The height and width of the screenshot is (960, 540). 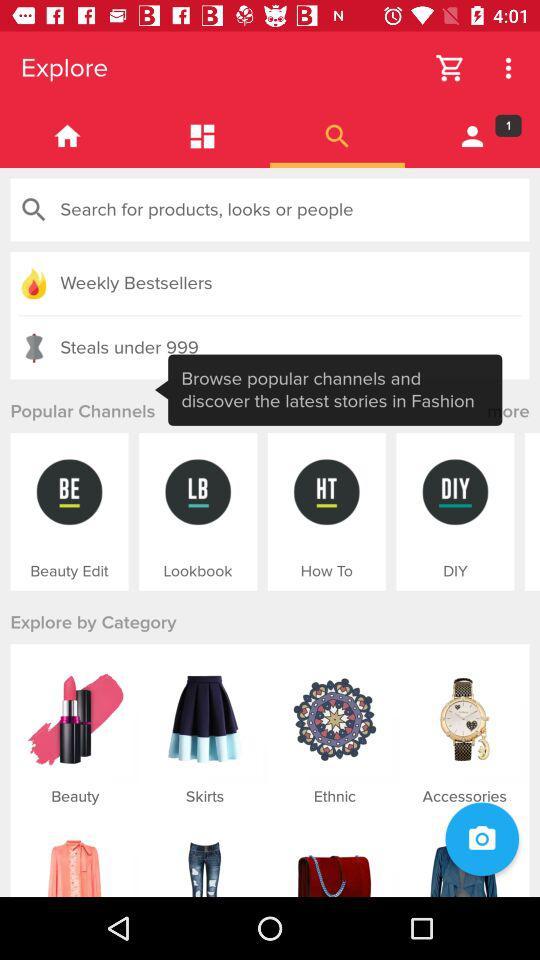 What do you see at coordinates (337, 135) in the screenshot?
I see `search tab` at bounding box center [337, 135].